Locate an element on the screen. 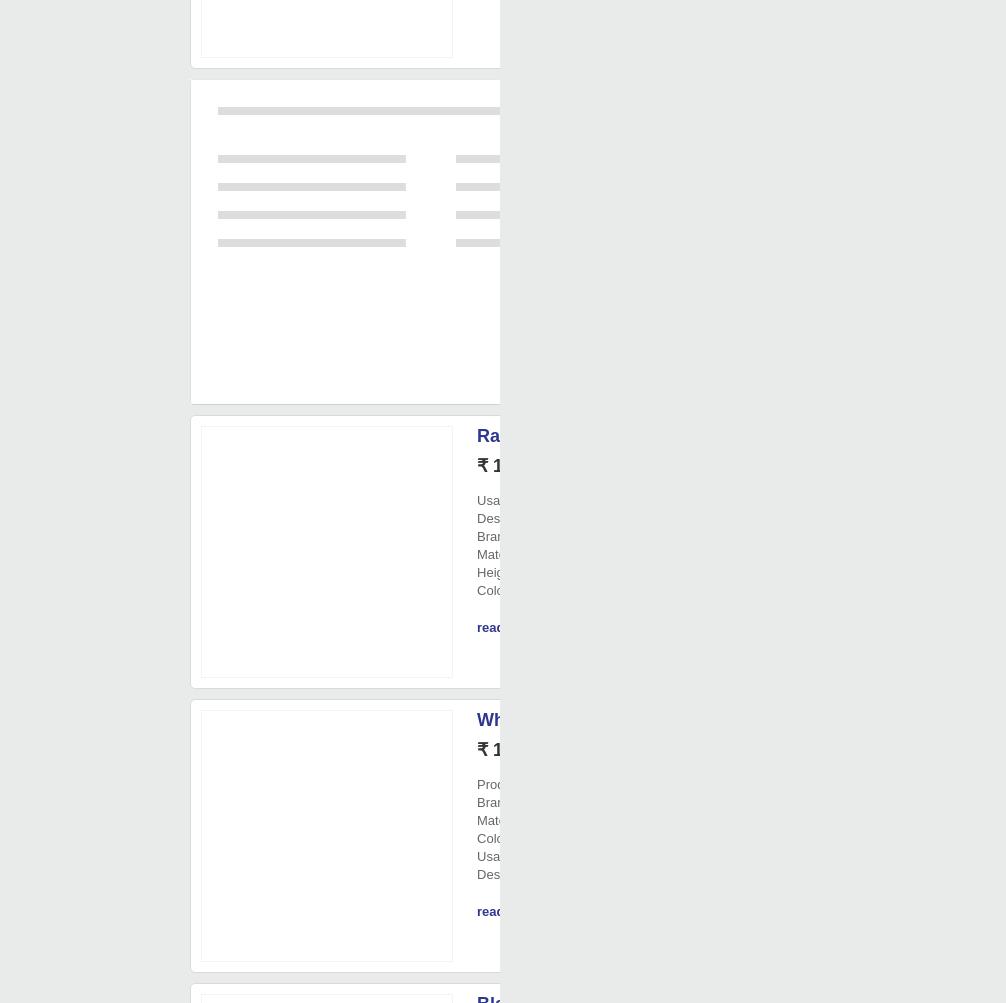 The width and height of the screenshot is (1006, 1003). ':  5 Inch' is located at coordinates (513, 571).